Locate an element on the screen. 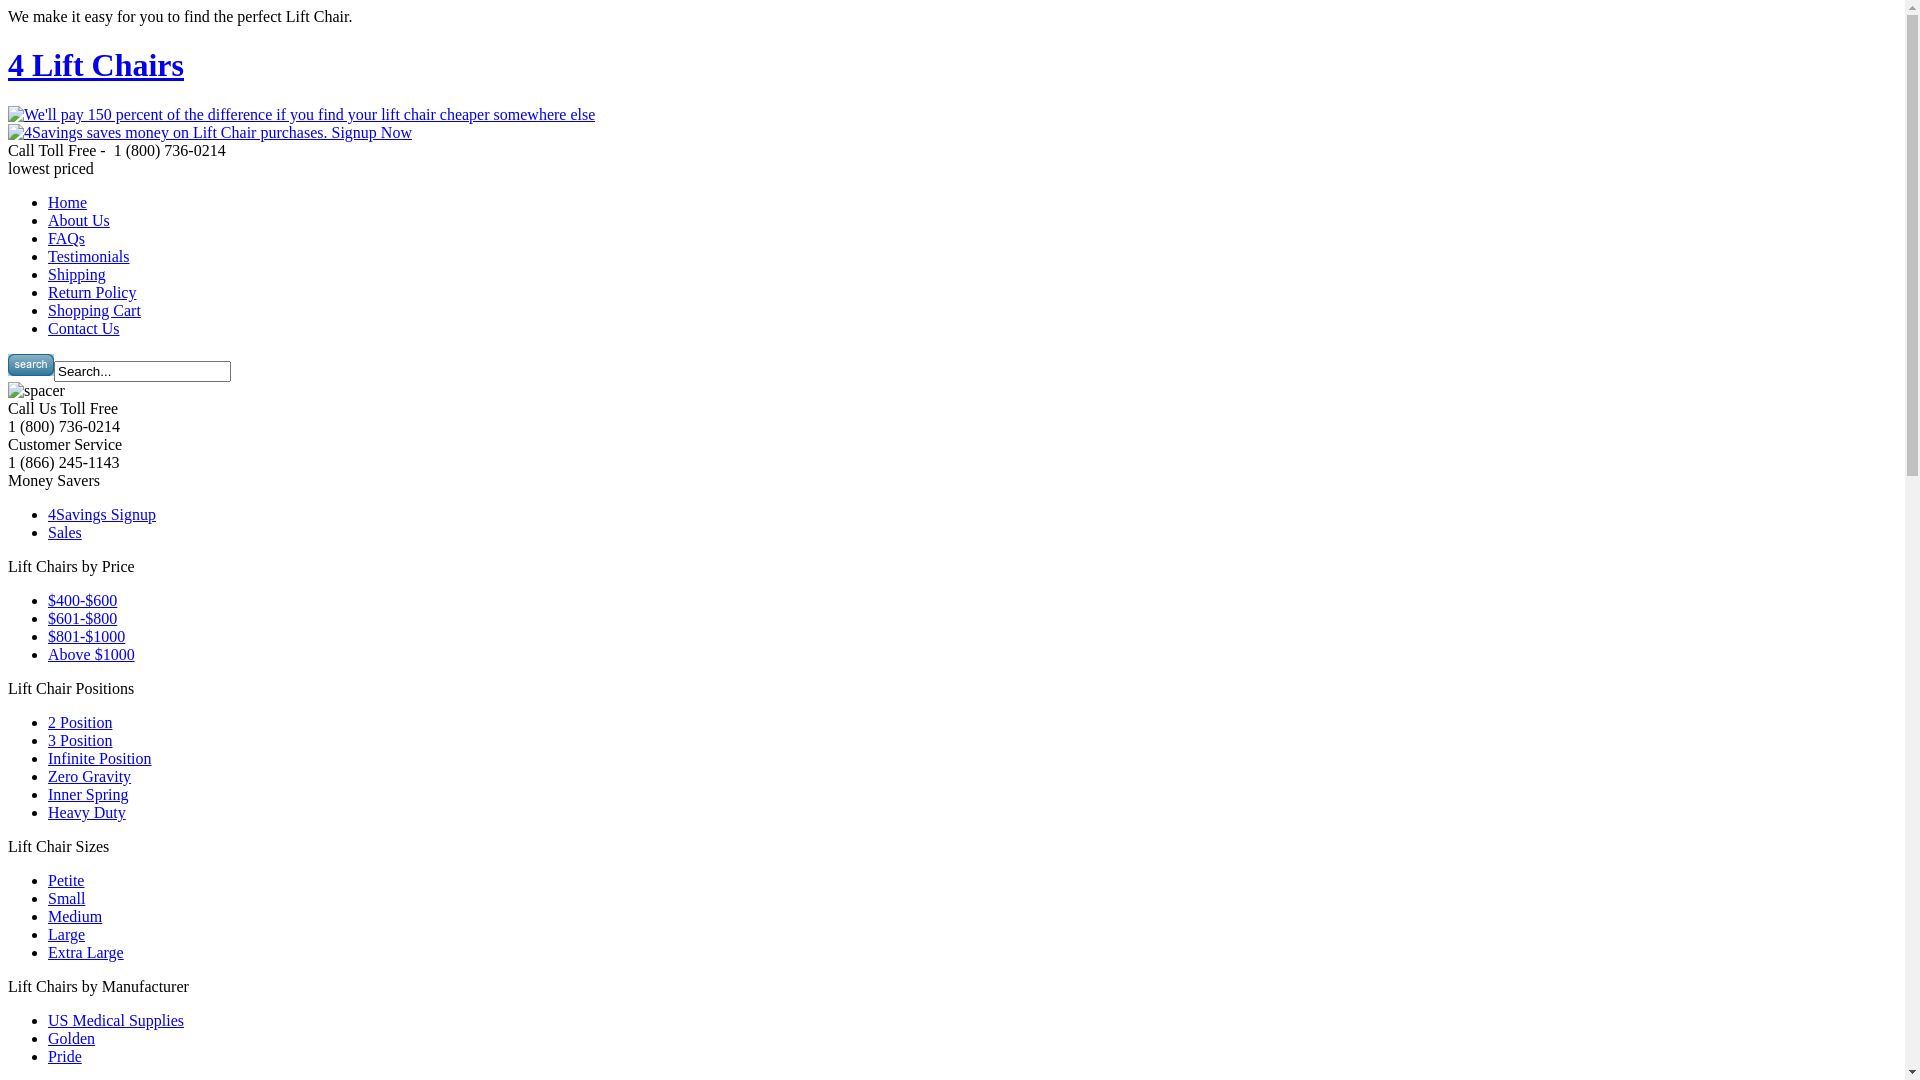 This screenshot has height=1080, width=1920. 'Golden' is located at coordinates (71, 1037).